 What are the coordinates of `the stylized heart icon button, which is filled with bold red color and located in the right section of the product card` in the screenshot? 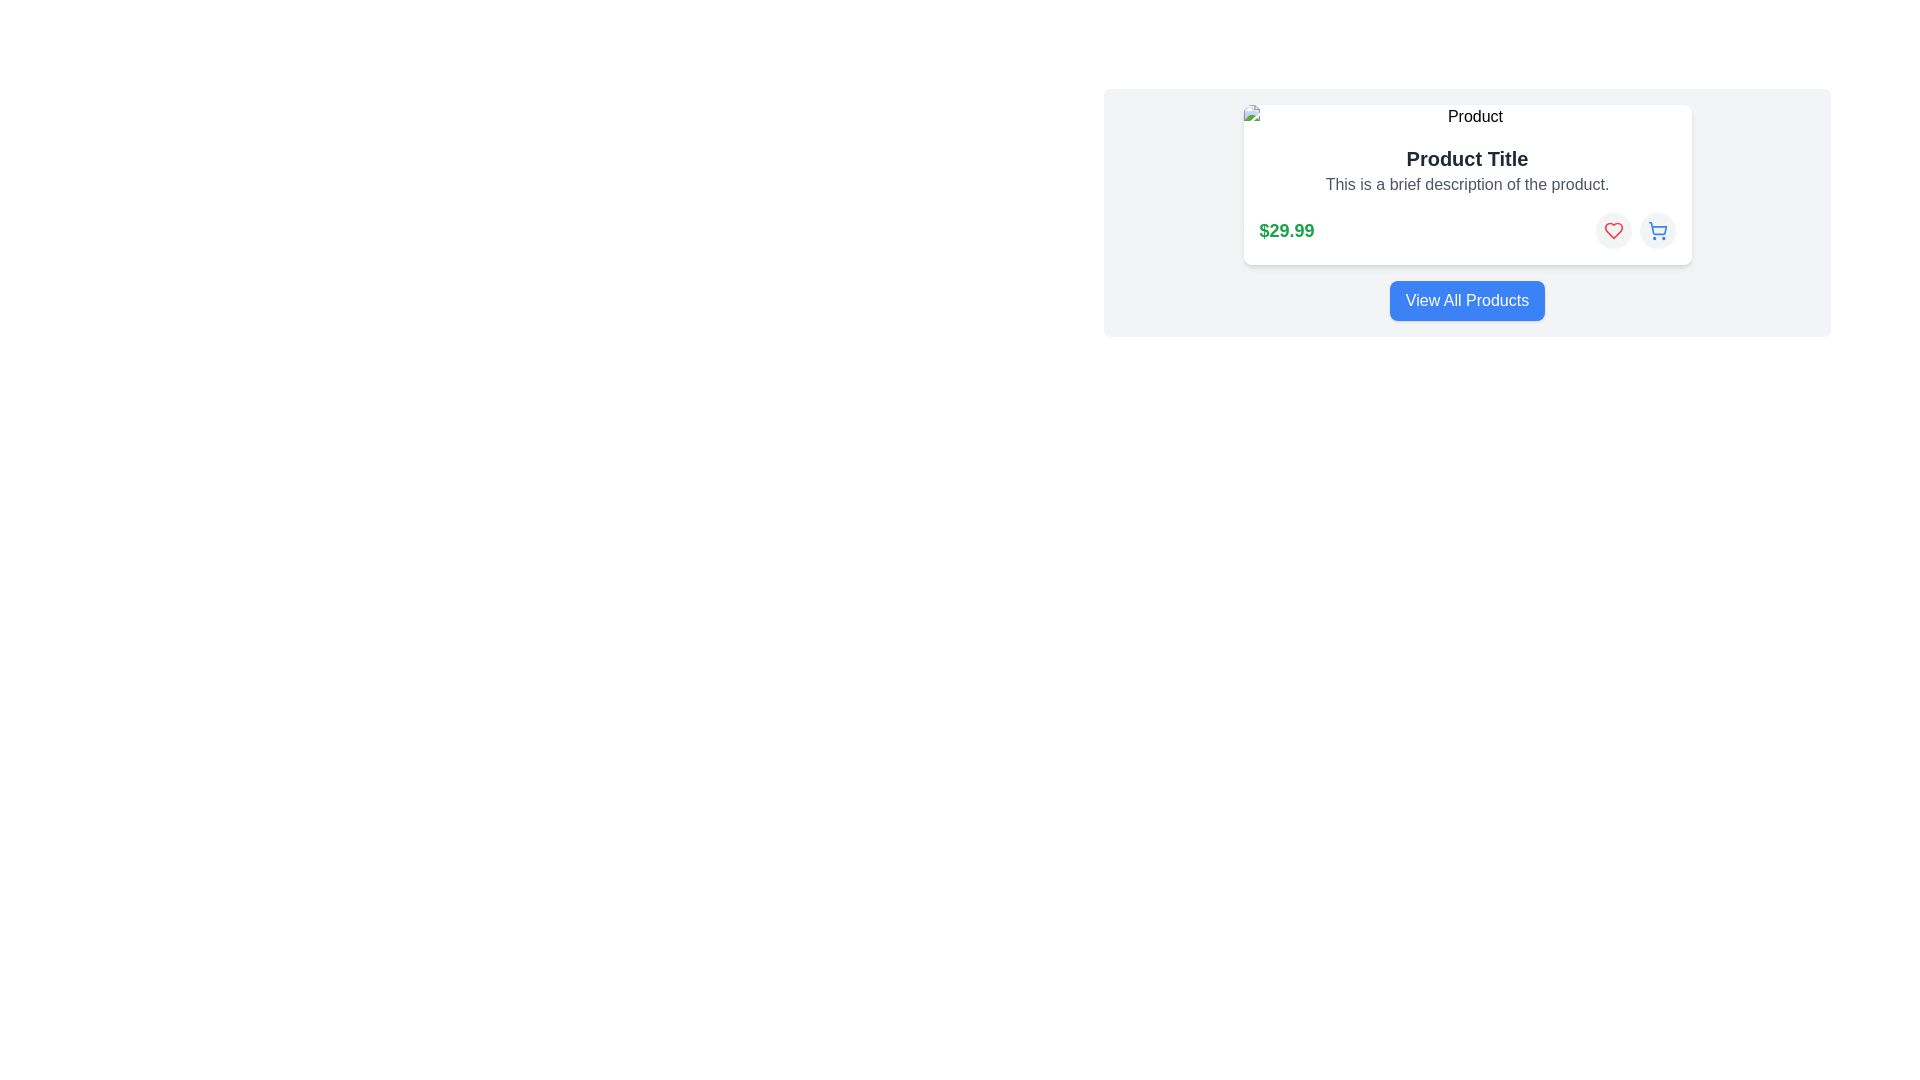 It's located at (1613, 230).